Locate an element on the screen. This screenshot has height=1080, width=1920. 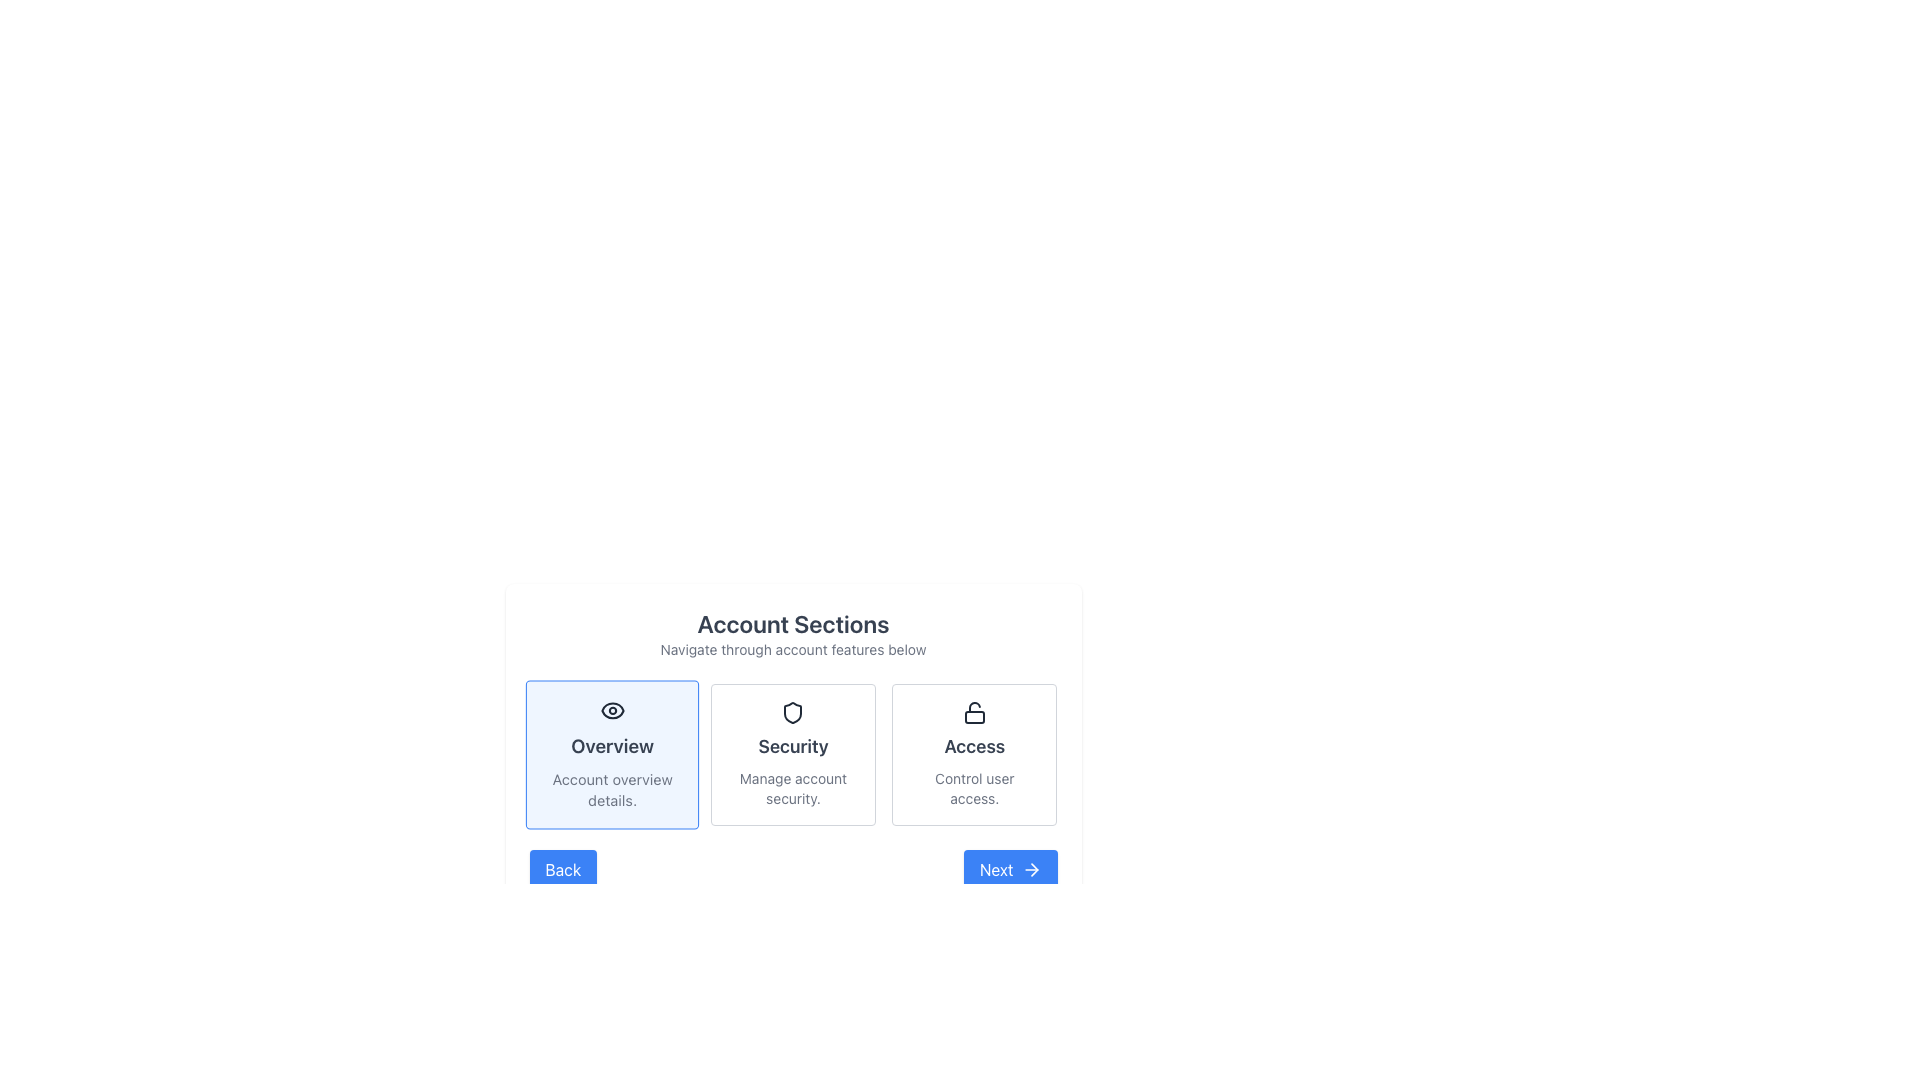
the lower rectangular component of the lock icon within the 'Access' section, which is styled with slightly rounded corners and located at the base of the lock's 'U' shape is located at coordinates (974, 716).